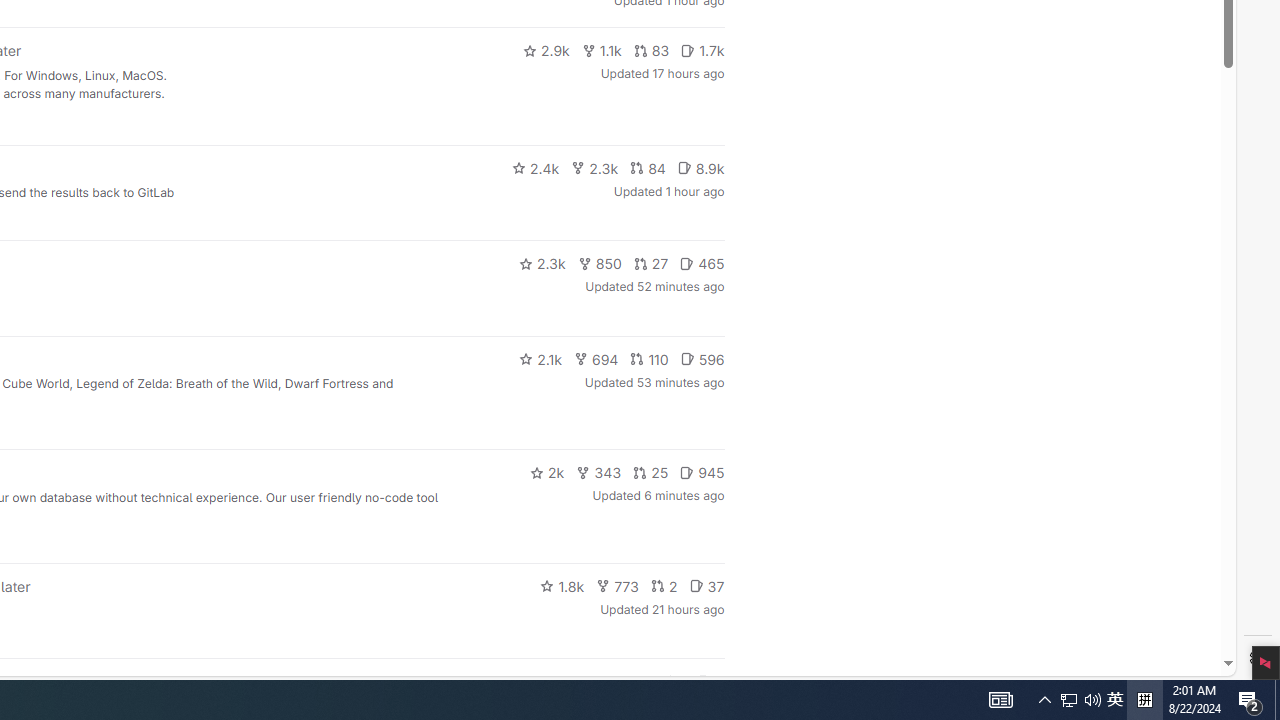 Image resolution: width=1280 pixels, height=720 pixels. Describe the element at coordinates (702, 473) in the screenshot. I see `'945'` at that location.